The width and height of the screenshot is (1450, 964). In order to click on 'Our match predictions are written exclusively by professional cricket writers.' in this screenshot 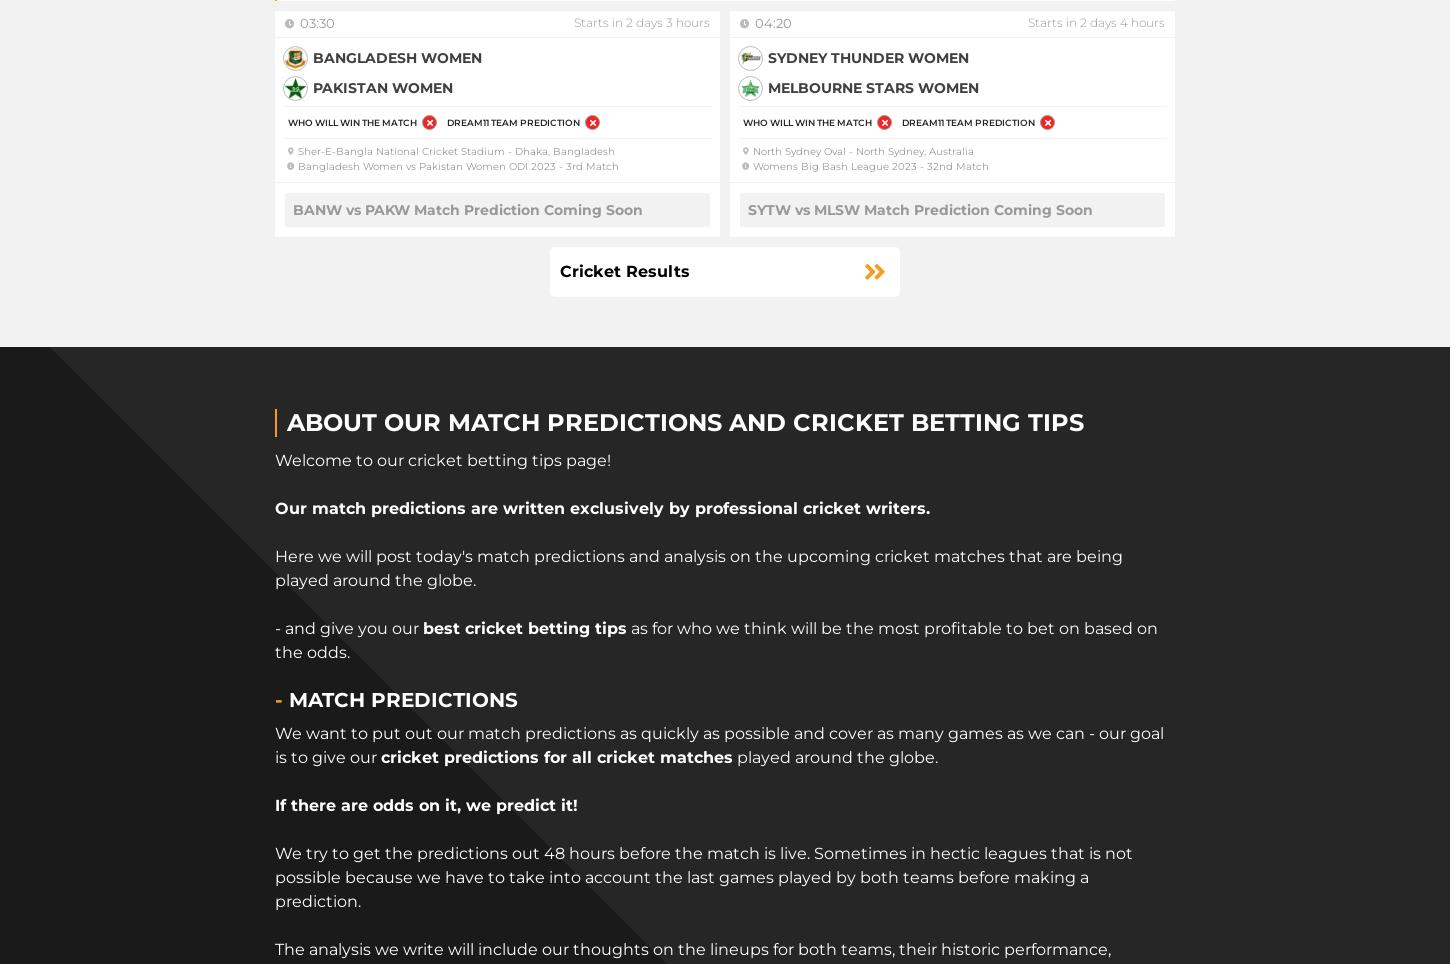, I will do `click(602, 506)`.